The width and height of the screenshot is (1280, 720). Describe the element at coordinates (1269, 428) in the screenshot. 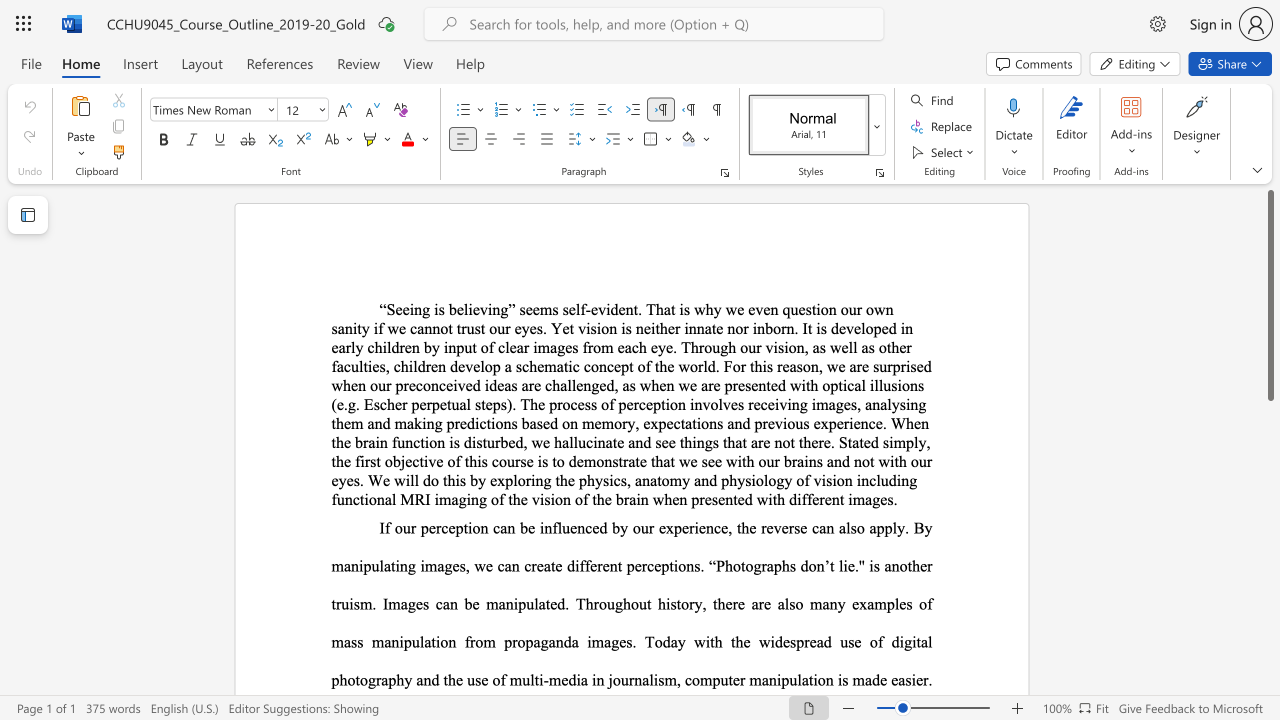

I see `the right-hand scrollbar to descend the page` at that location.